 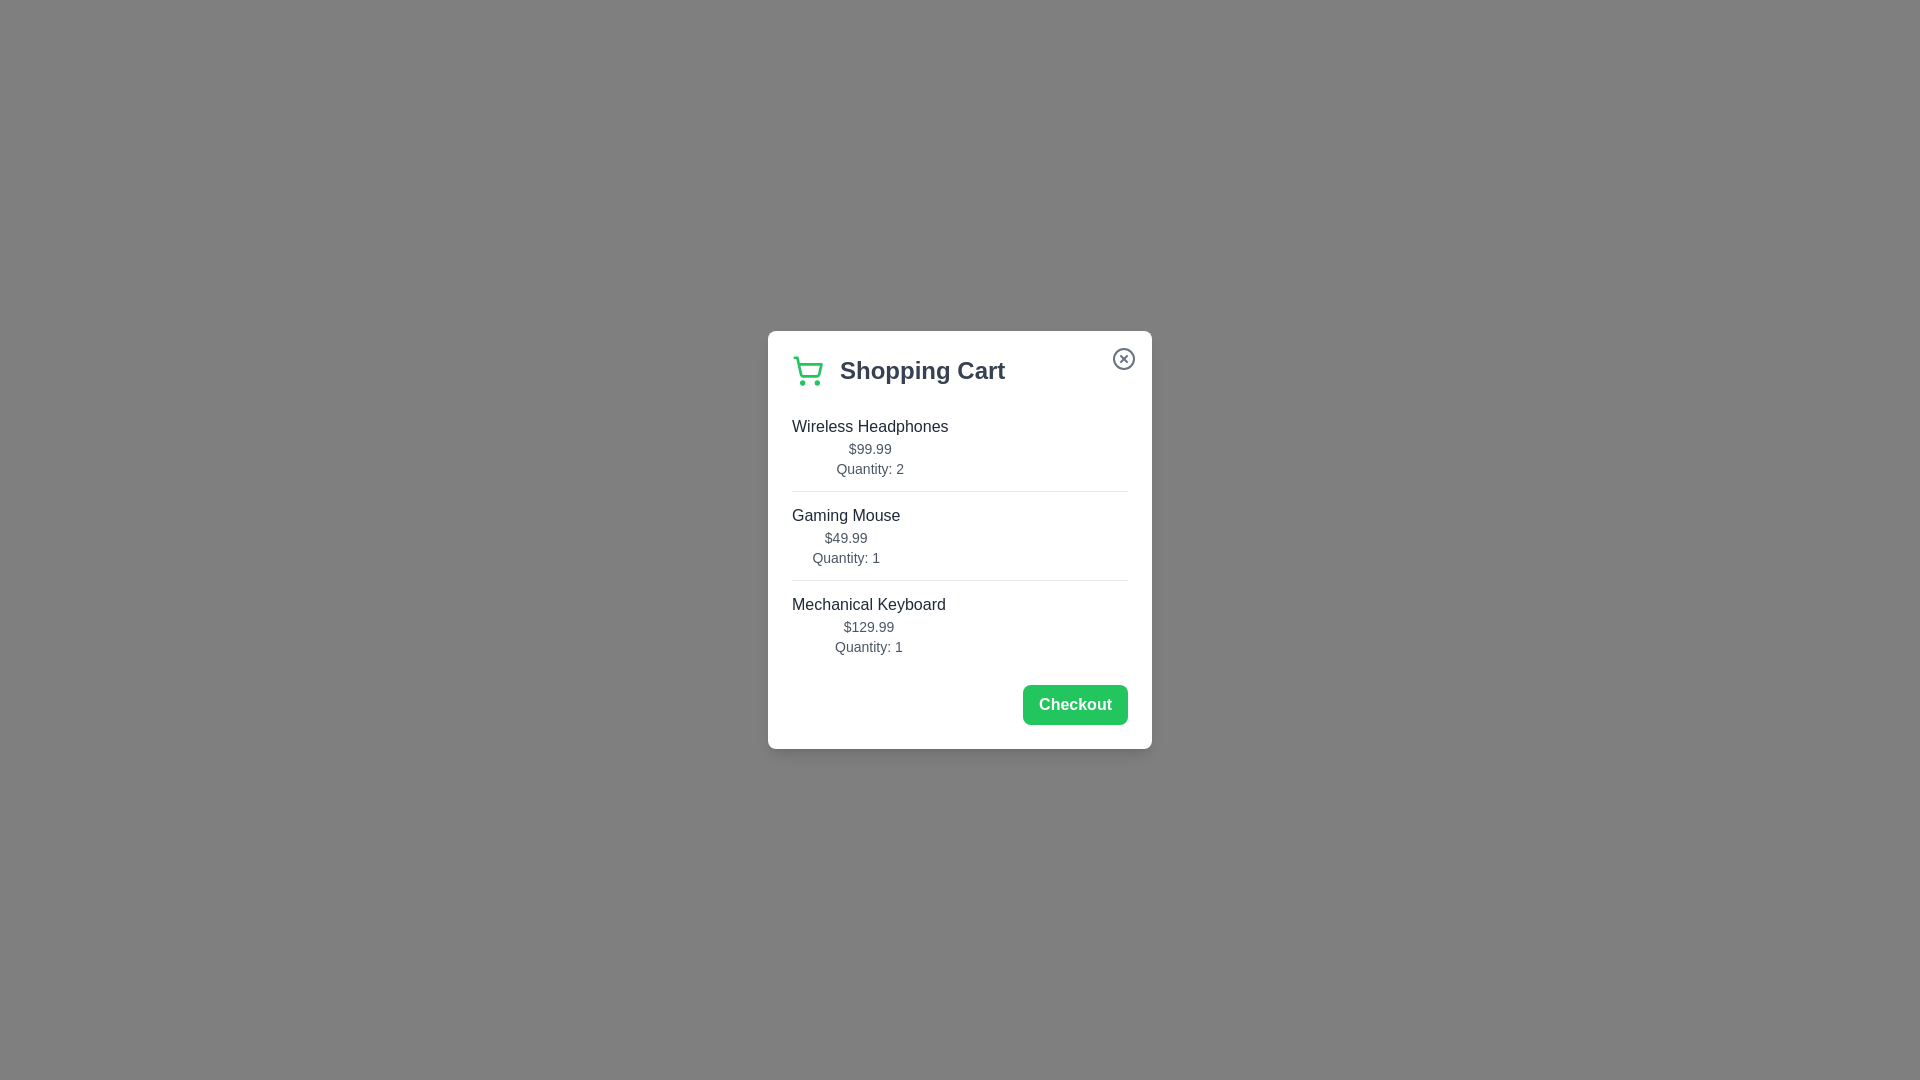 I want to click on 'Checkout' button to initiate the checkout process, so click(x=1074, y=704).